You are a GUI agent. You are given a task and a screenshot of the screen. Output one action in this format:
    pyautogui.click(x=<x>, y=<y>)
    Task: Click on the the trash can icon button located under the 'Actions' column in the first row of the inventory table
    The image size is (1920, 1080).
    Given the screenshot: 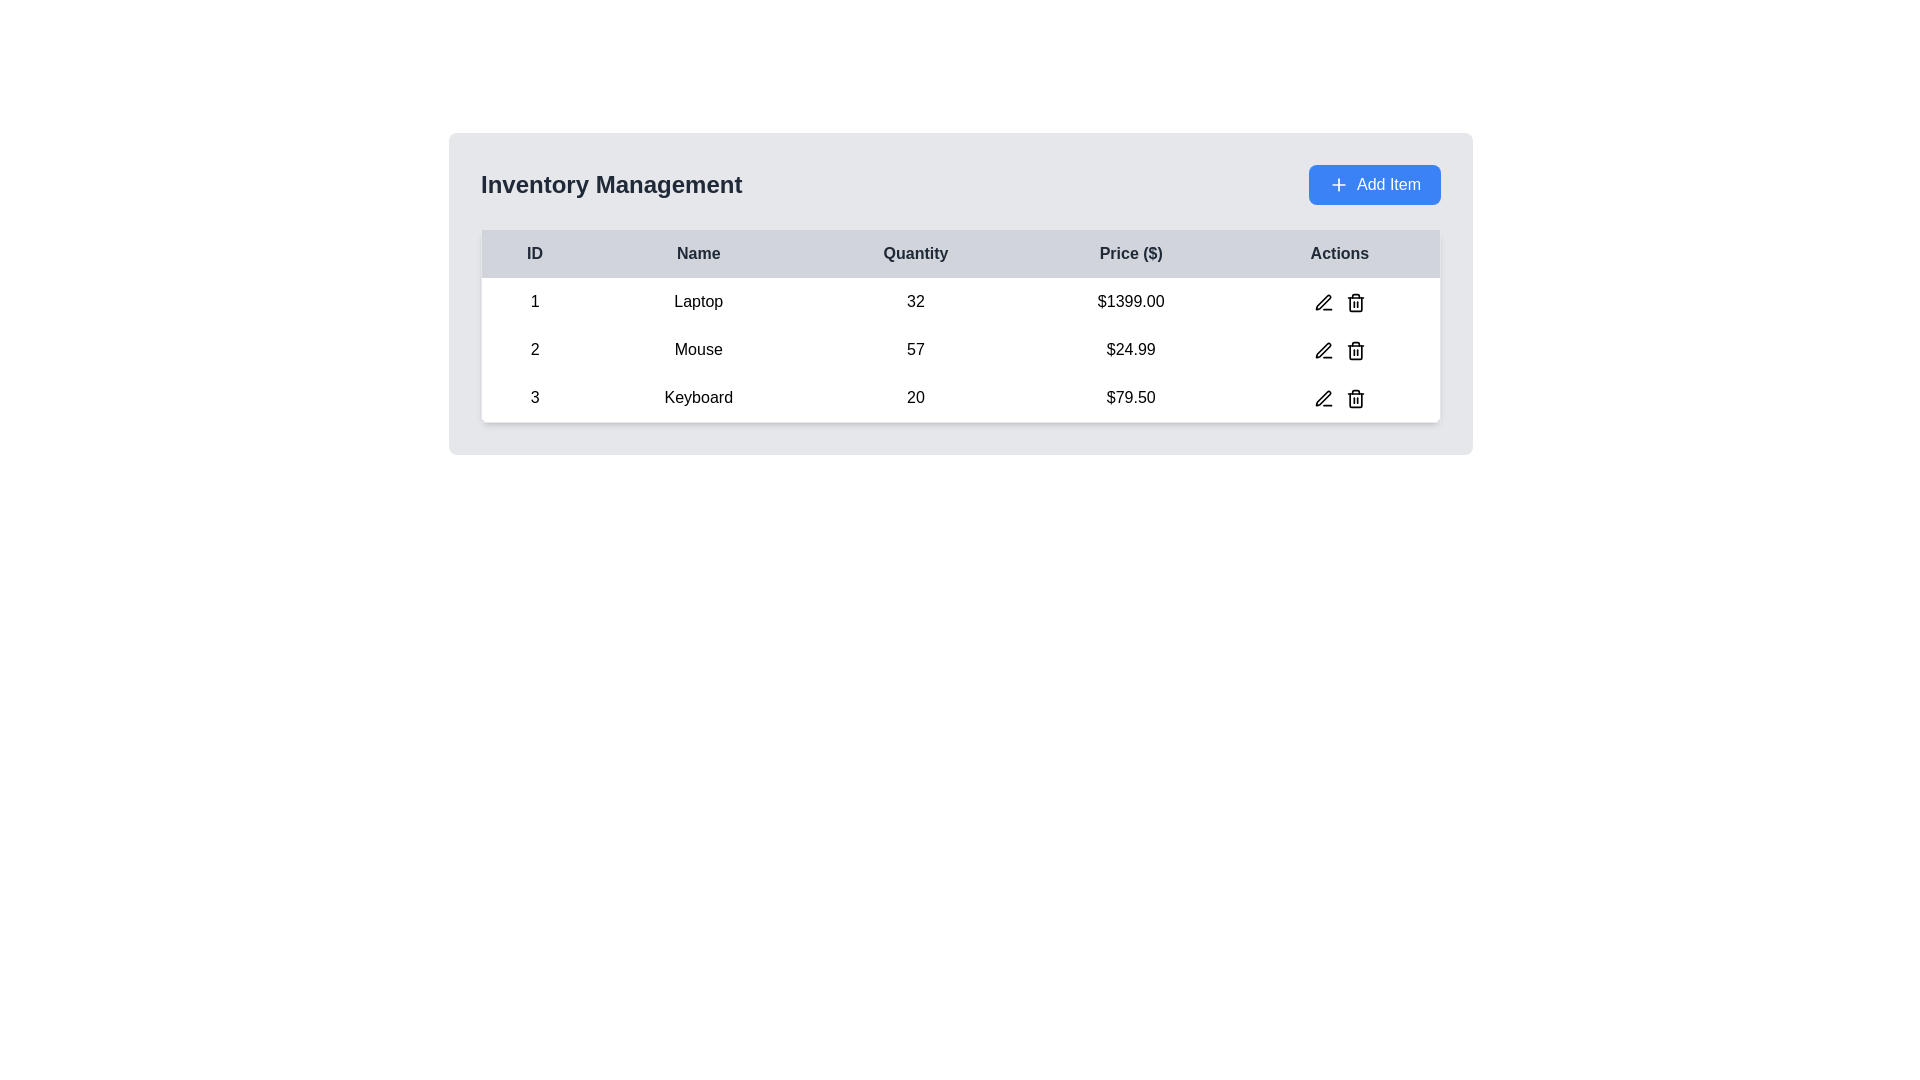 What is the action you would take?
    pyautogui.click(x=1355, y=302)
    